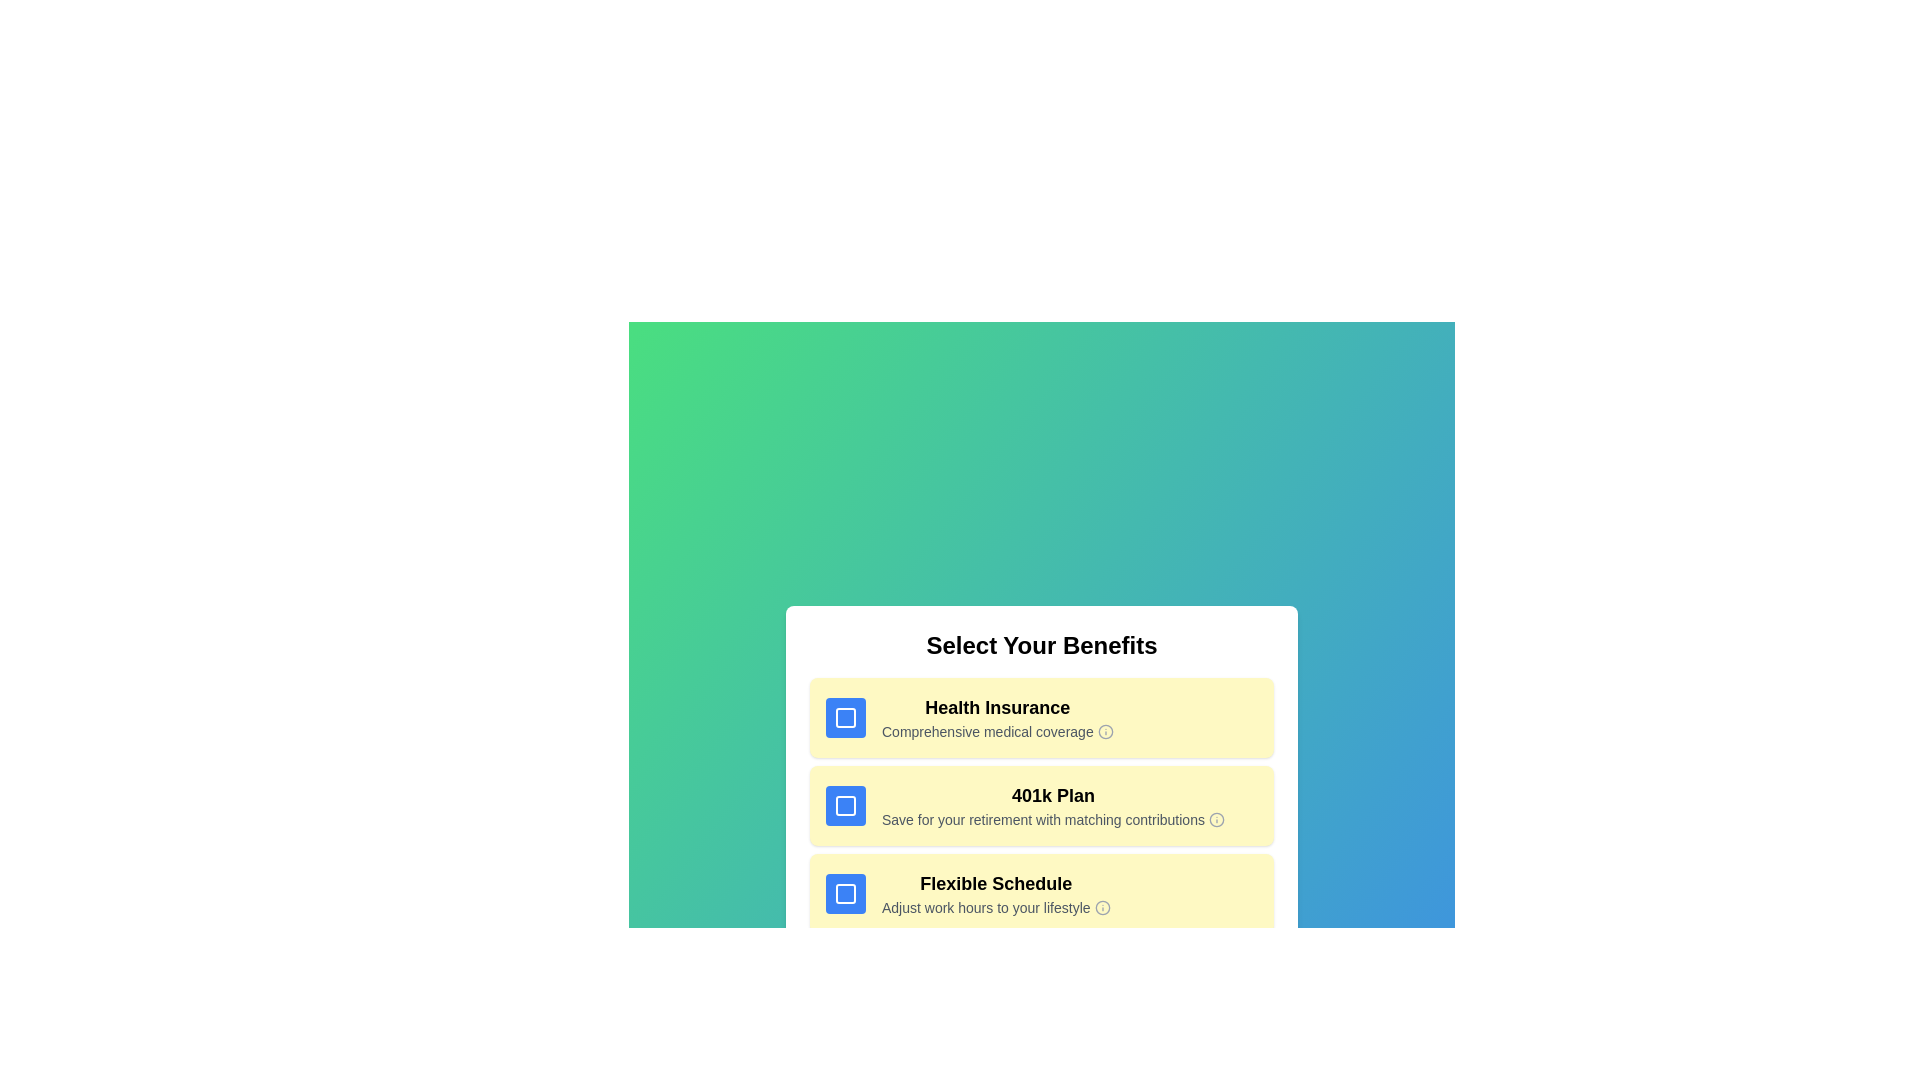  What do you see at coordinates (1040, 716) in the screenshot?
I see `the benefit item corresponding to Health Insurance` at bounding box center [1040, 716].